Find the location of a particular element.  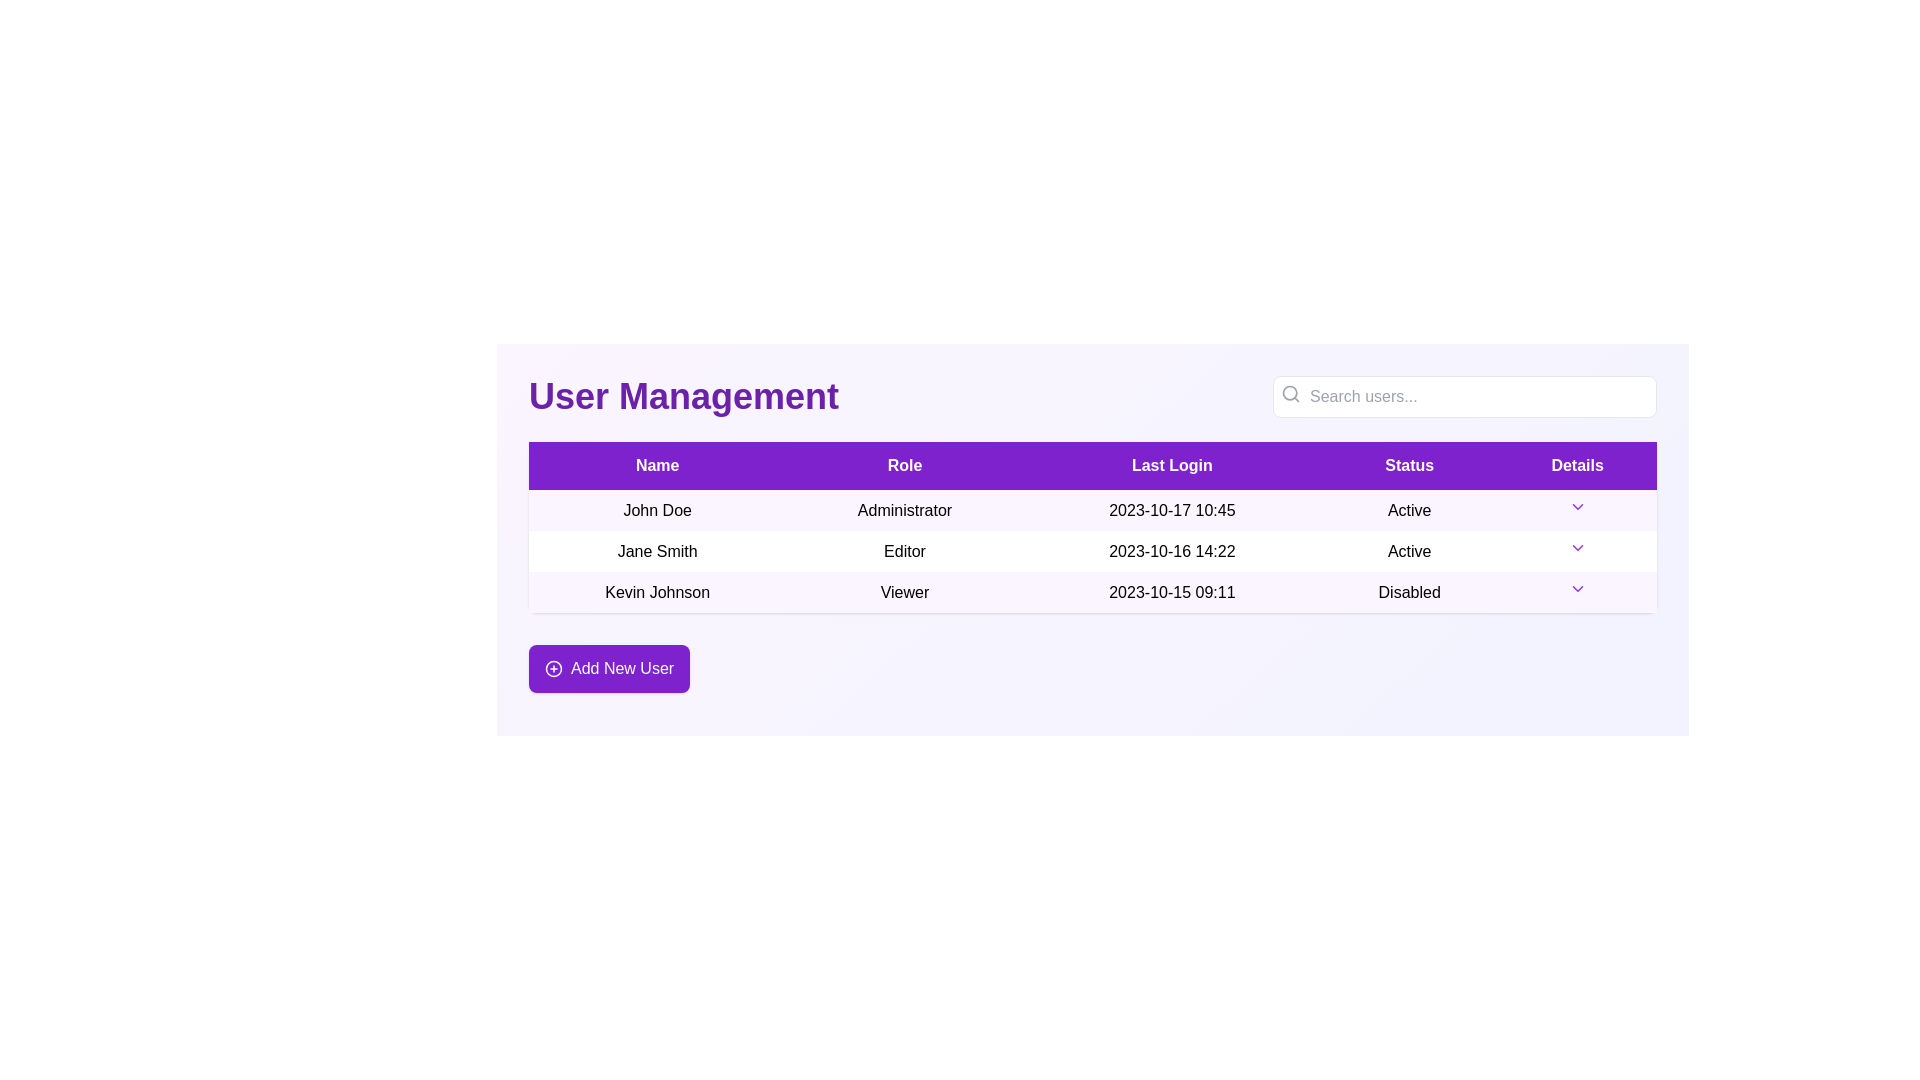

the Text label in the second column of the third row under the 'Role' column that displays 'Kevin Johnson' is located at coordinates (903, 591).